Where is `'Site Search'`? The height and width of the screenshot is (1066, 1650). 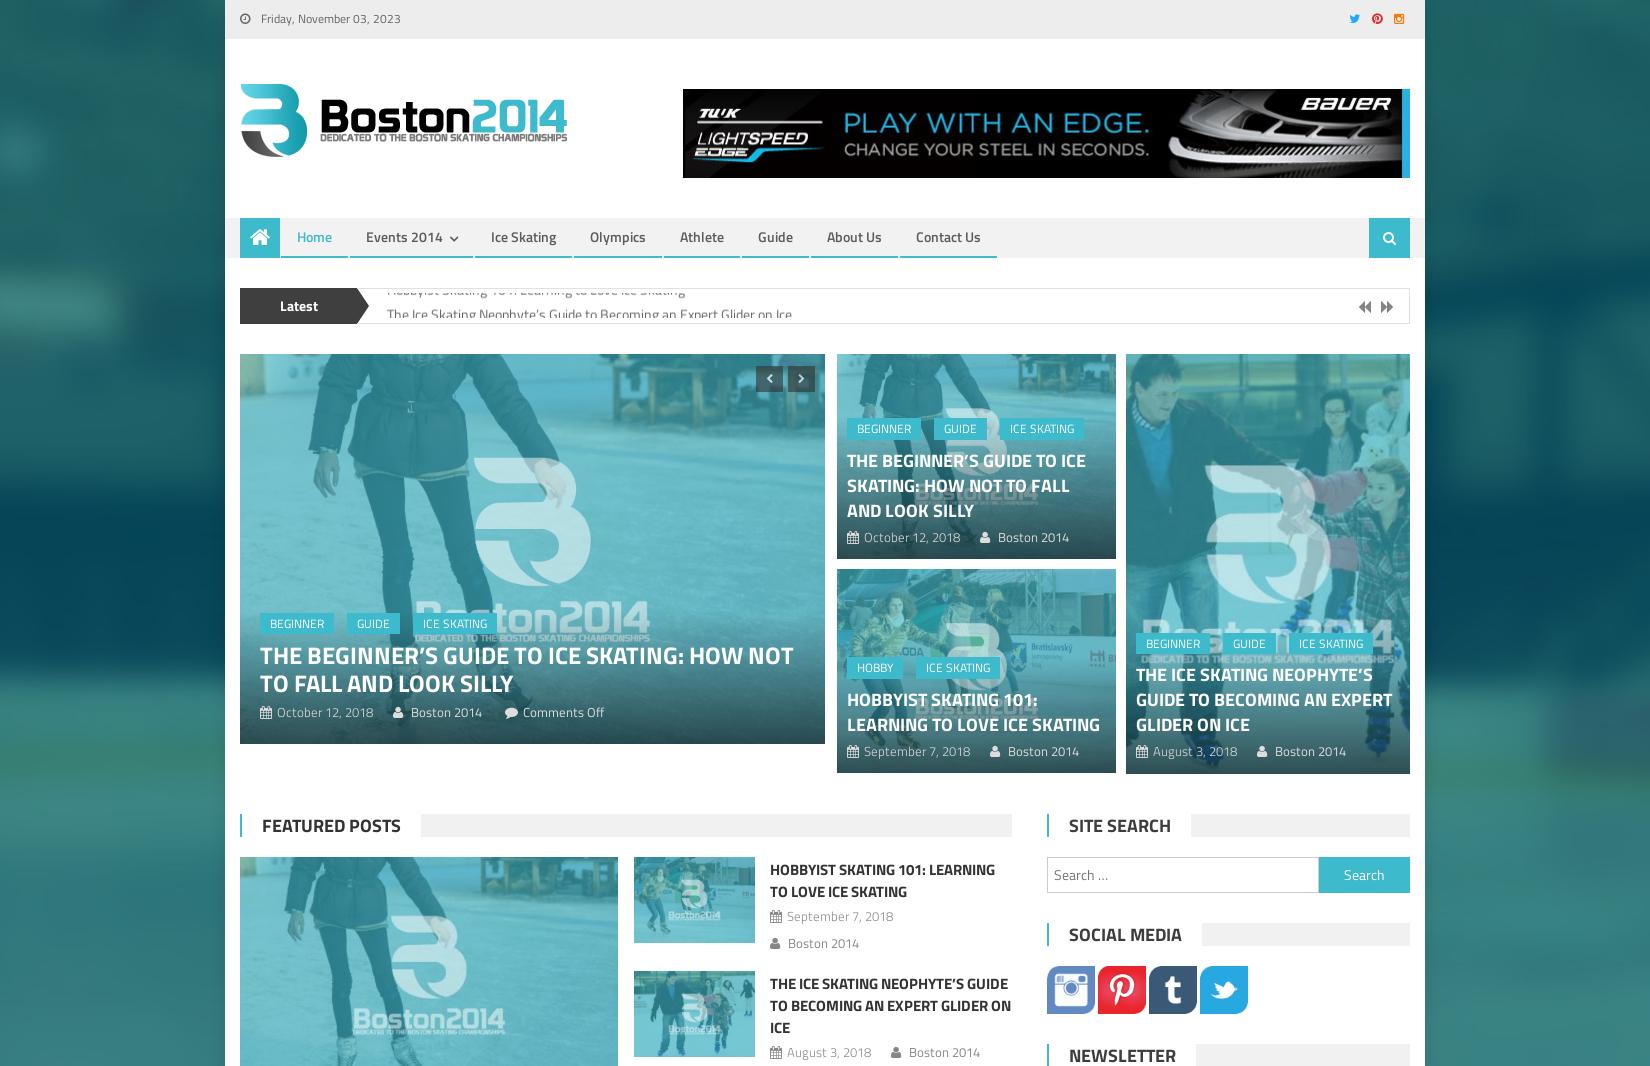 'Site Search' is located at coordinates (1120, 824).